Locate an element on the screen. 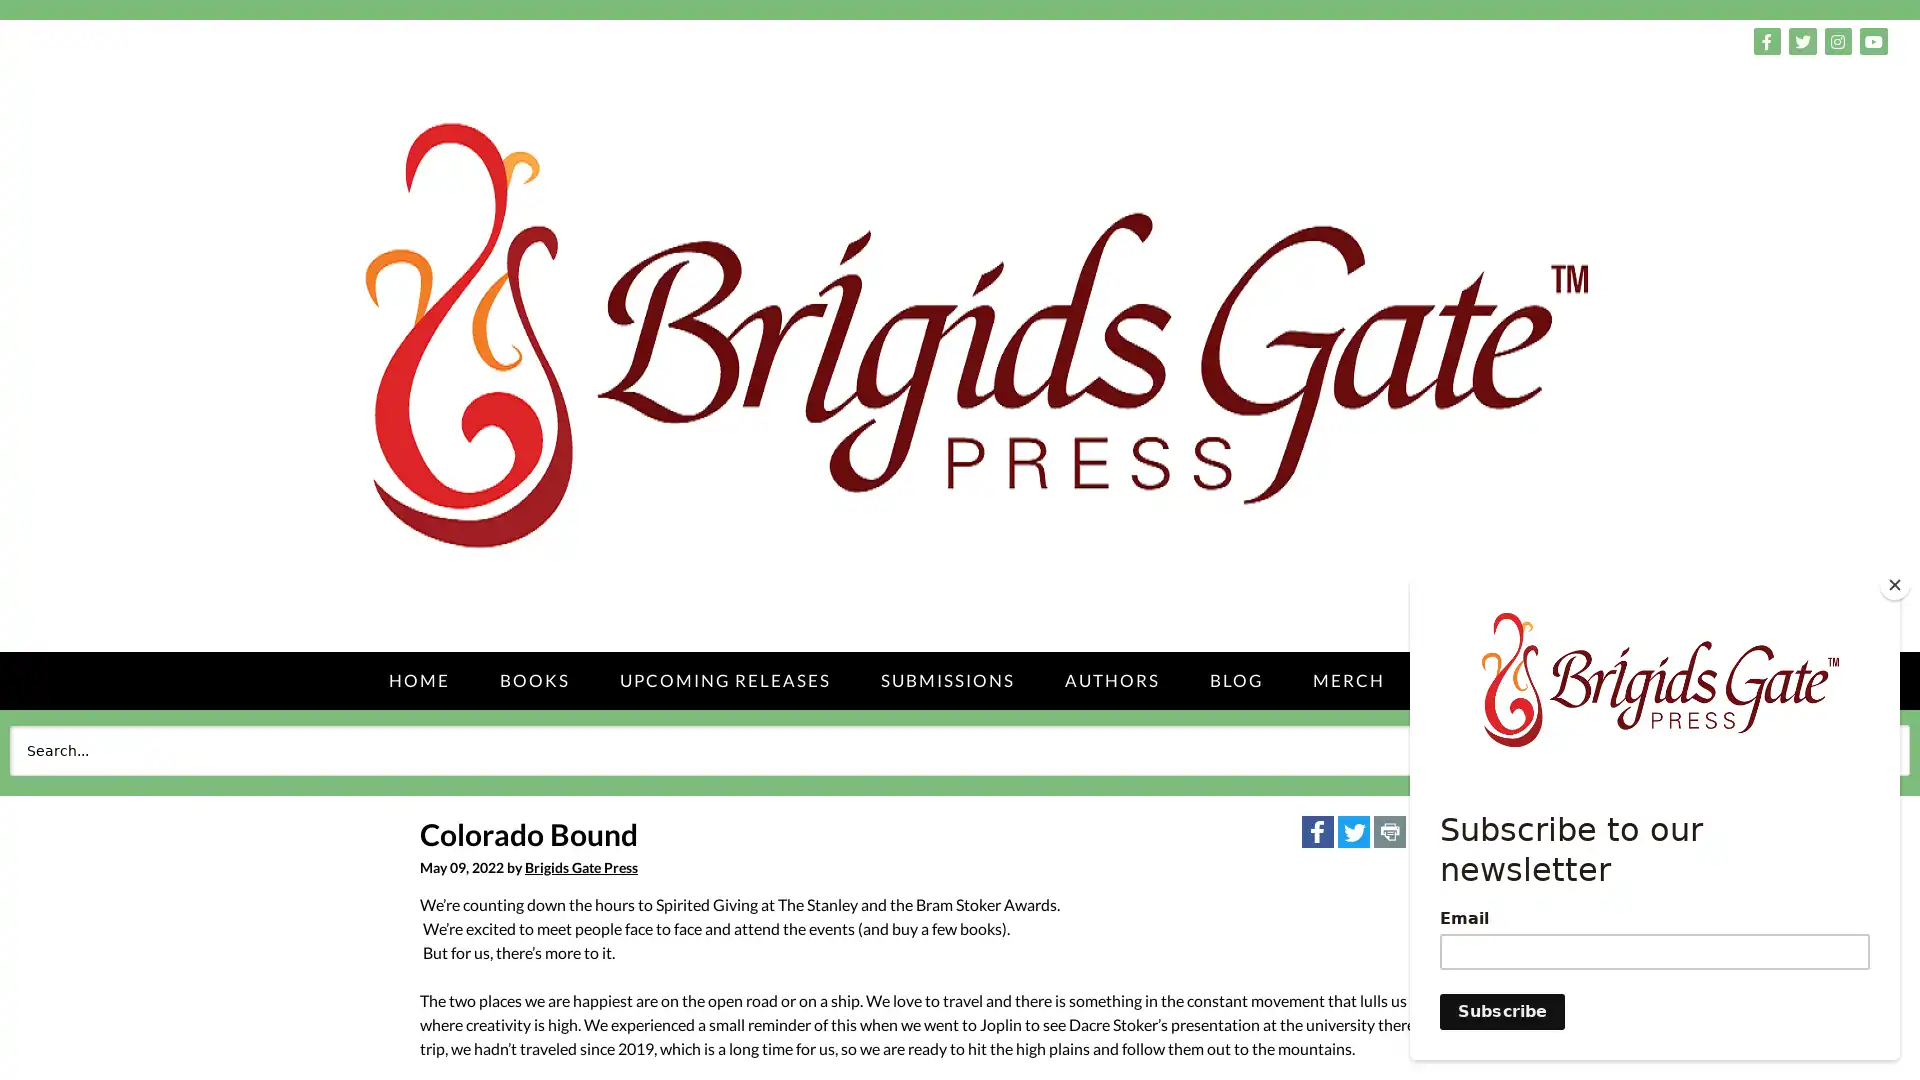 The image size is (1920, 1080). Search is located at coordinates (1864, 749).